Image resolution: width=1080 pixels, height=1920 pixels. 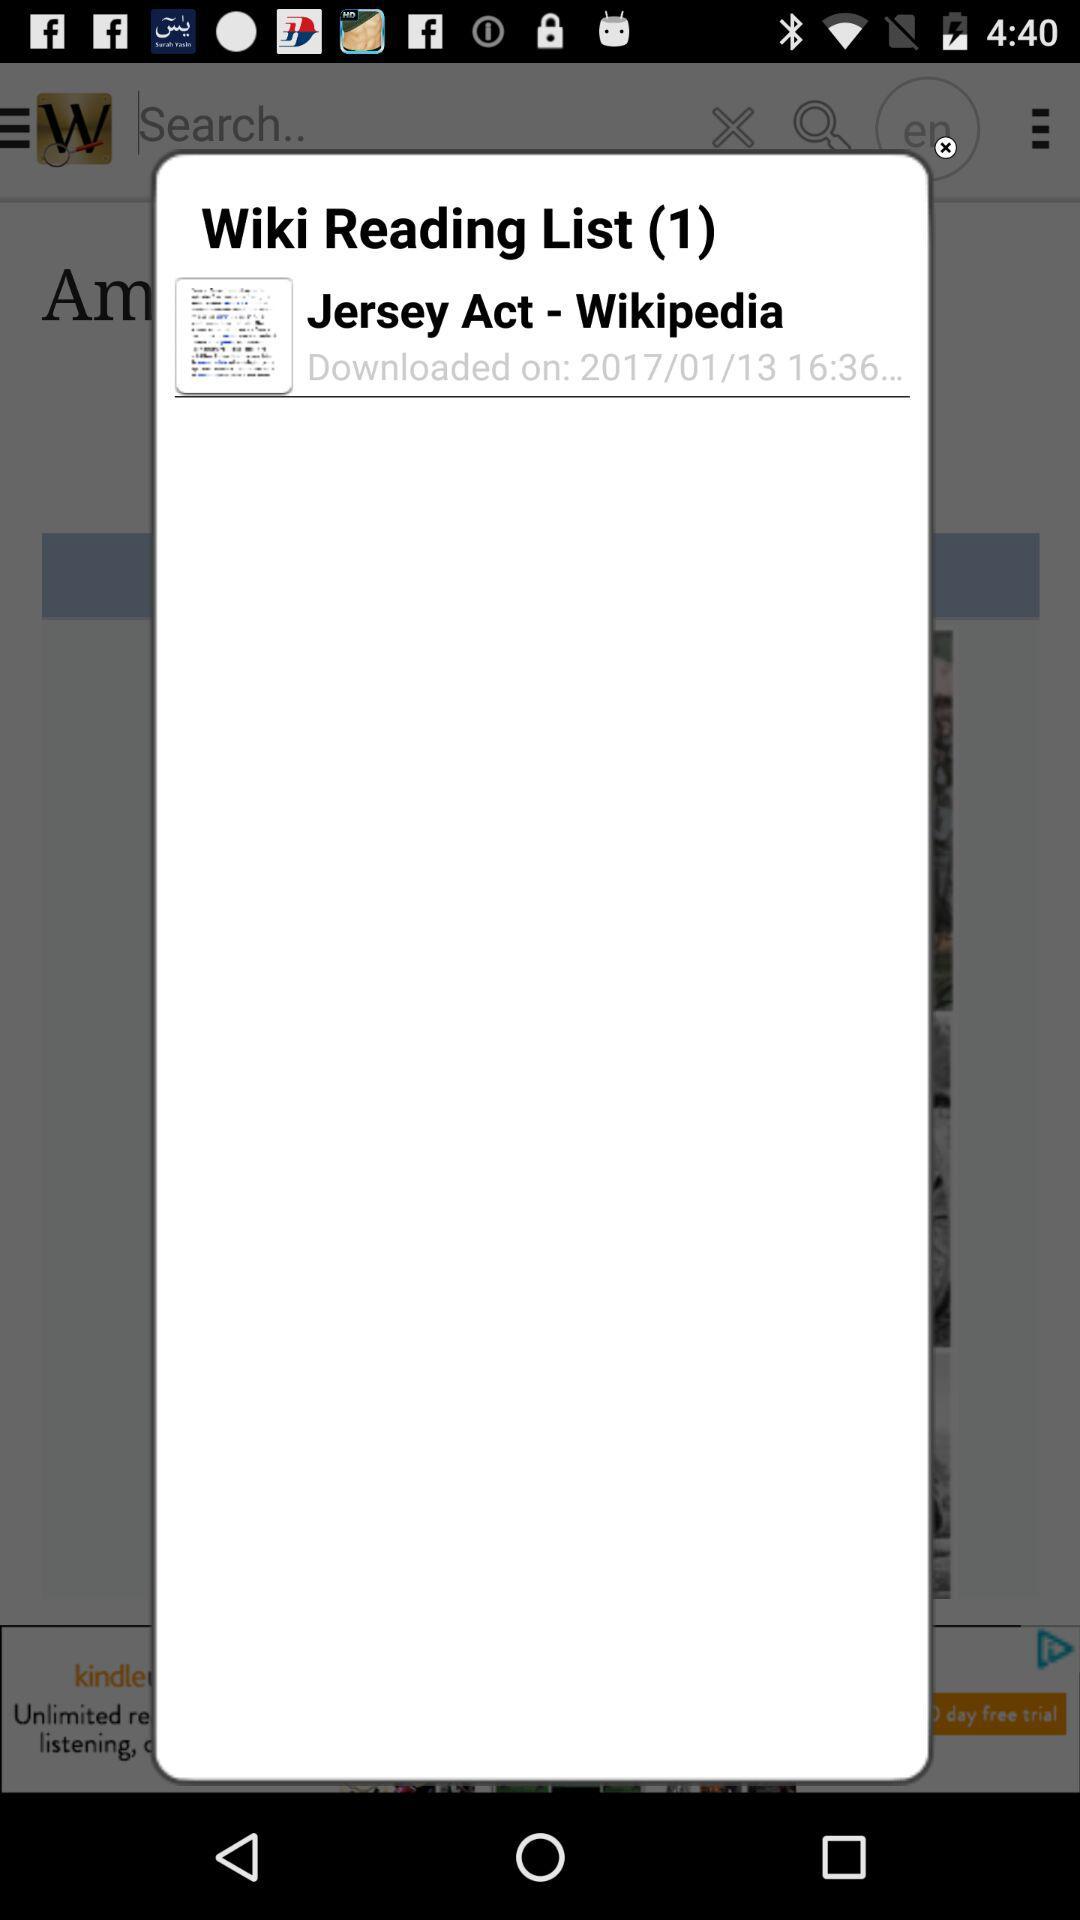 What do you see at coordinates (545, 308) in the screenshot?
I see `the jersey act - wikipedia` at bounding box center [545, 308].